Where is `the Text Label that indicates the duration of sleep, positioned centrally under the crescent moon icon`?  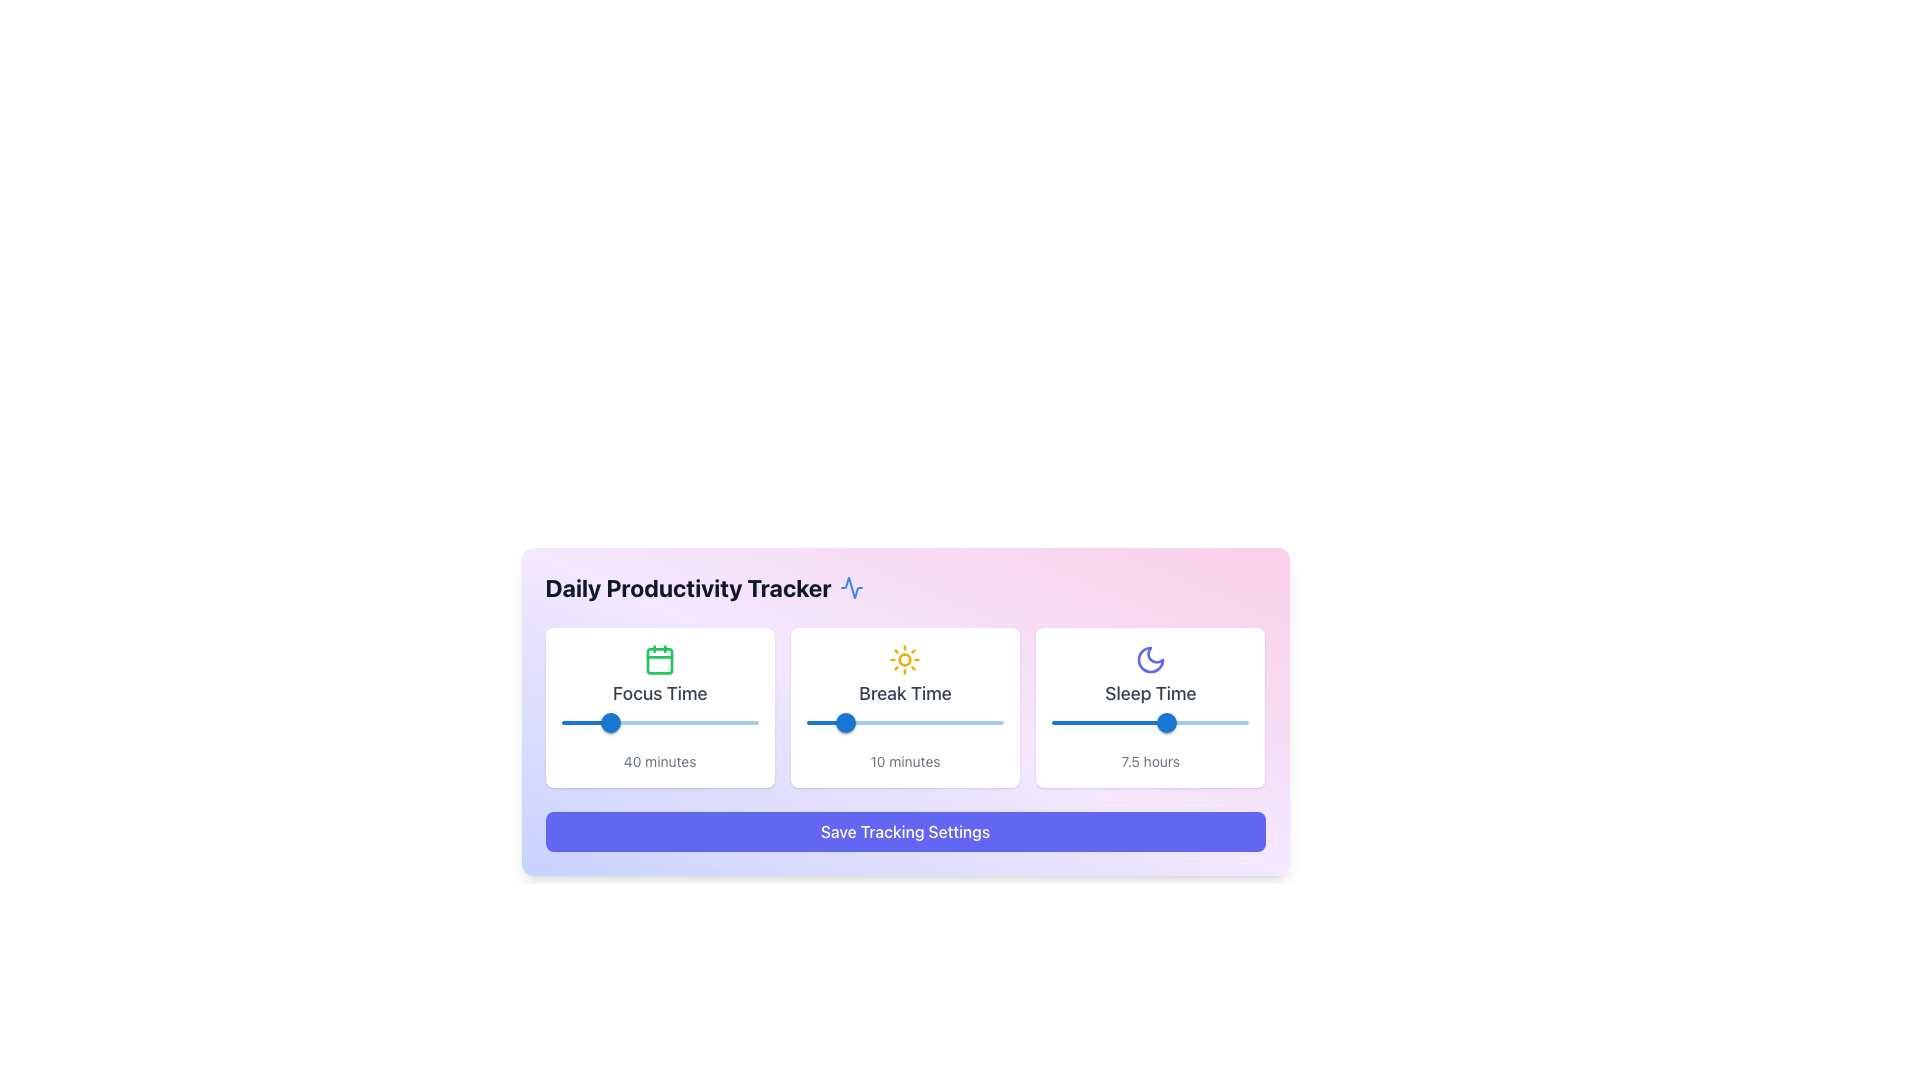
the Text Label that indicates the duration of sleep, positioned centrally under the crescent moon icon is located at coordinates (1150, 693).